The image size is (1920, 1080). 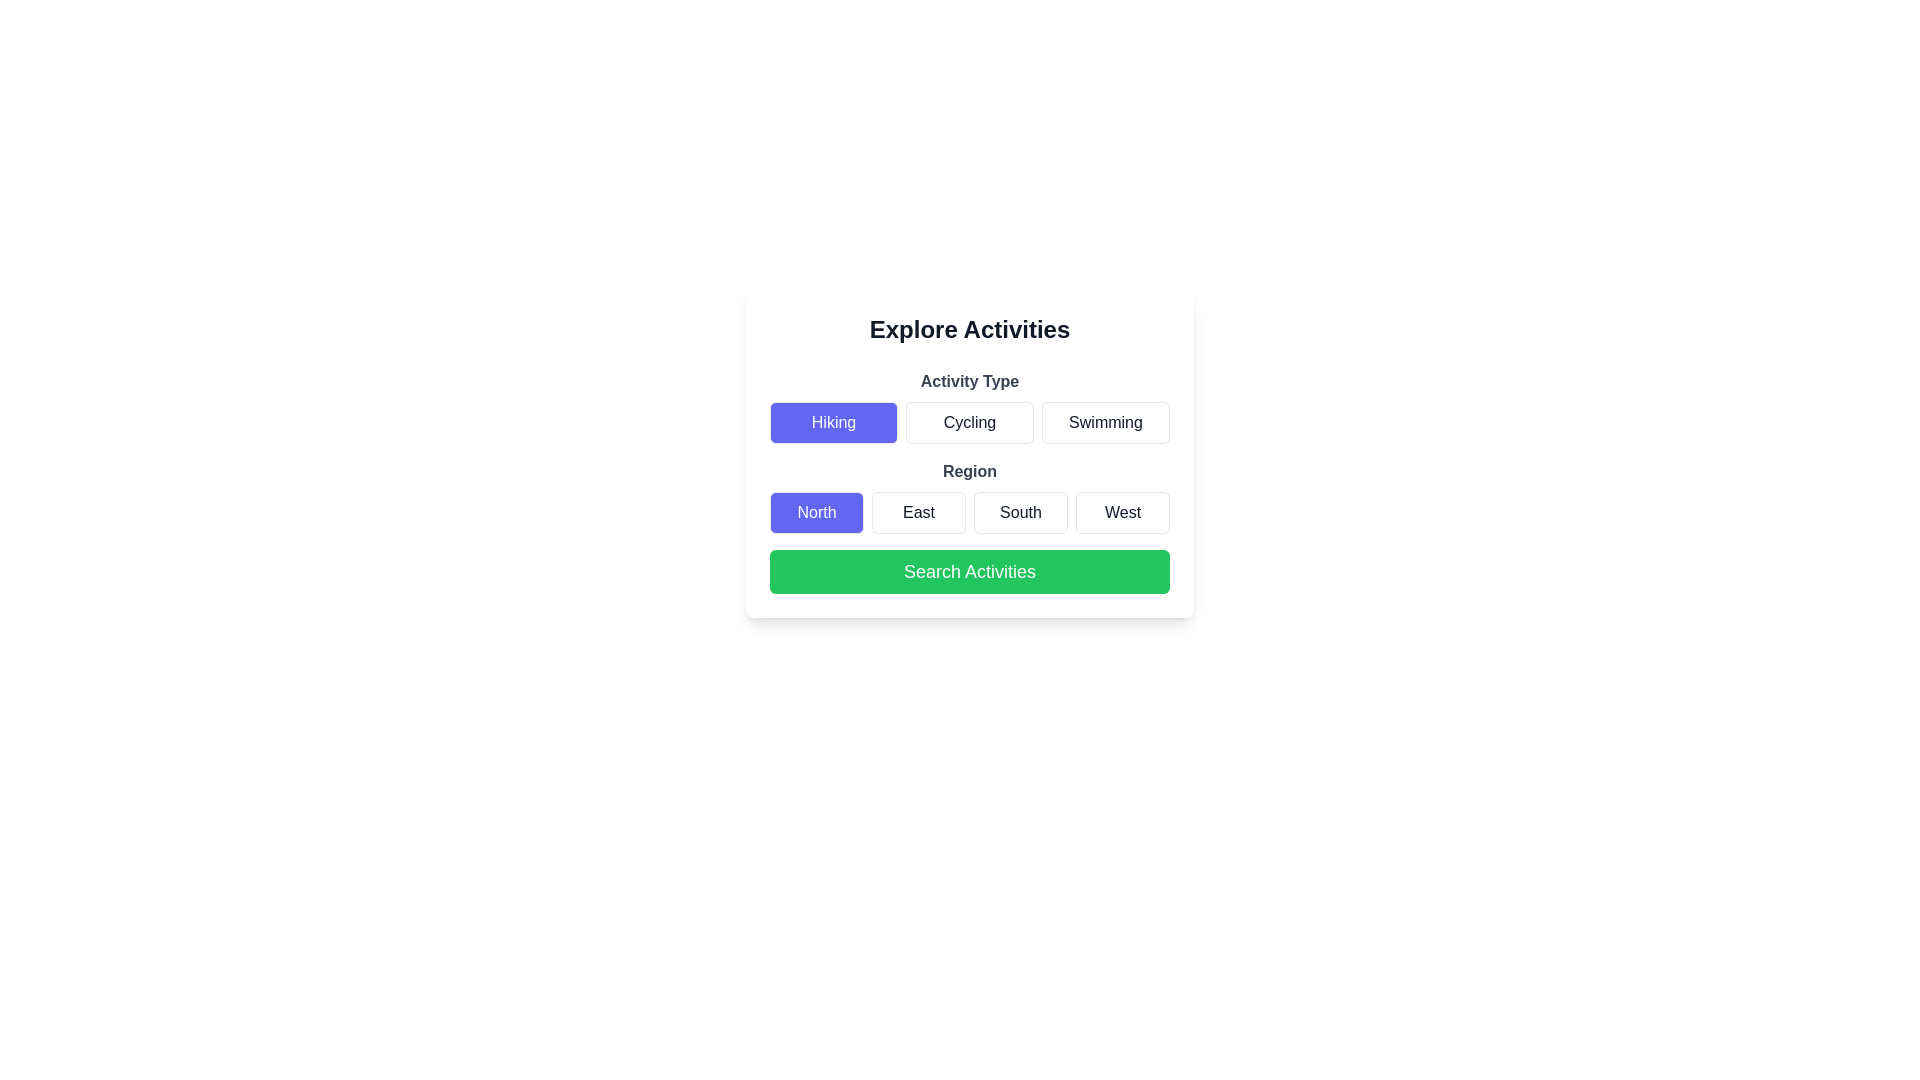 What do you see at coordinates (969, 406) in the screenshot?
I see `the label under the header 'Activity Type' that displays the options 'Hiking', 'Cycling', and 'Swimming'` at bounding box center [969, 406].